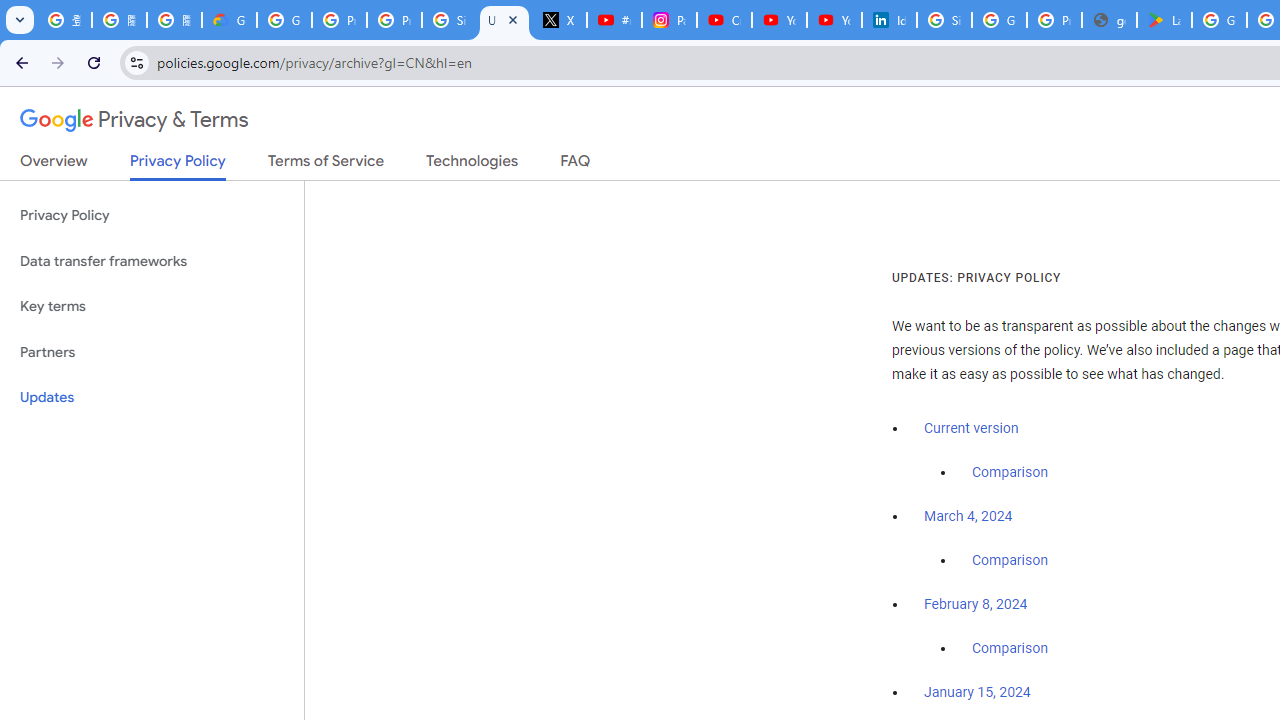 This screenshot has width=1280, height=720. Describe the element at coordinates (560, 20) in the screenshot. I see `'X'` at that location.